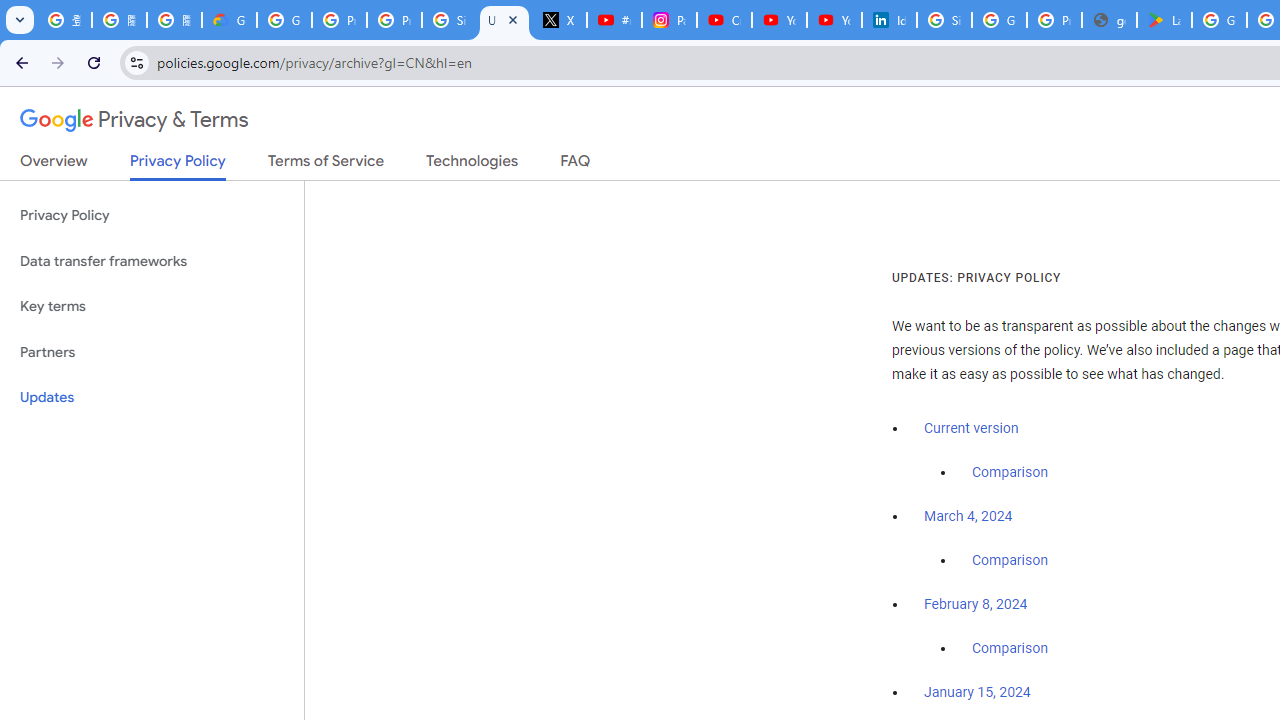 This screenshot has width=1280, height=720. Describe the element at coordinates (560, 20) in the screenshot. I see `'X'` at that location.